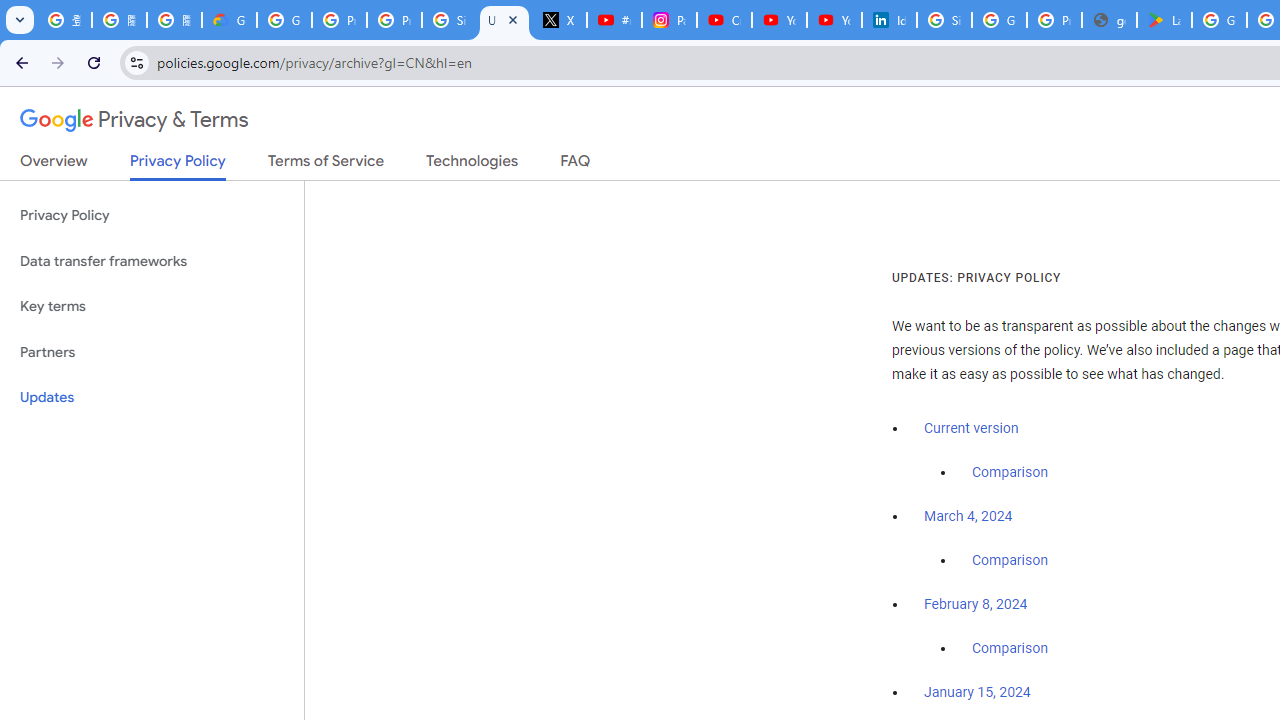 This screenshot has width=1280, height=720. Describe the element at coordinates (560, 20) in the screenshot. I see `'X'` at that location.